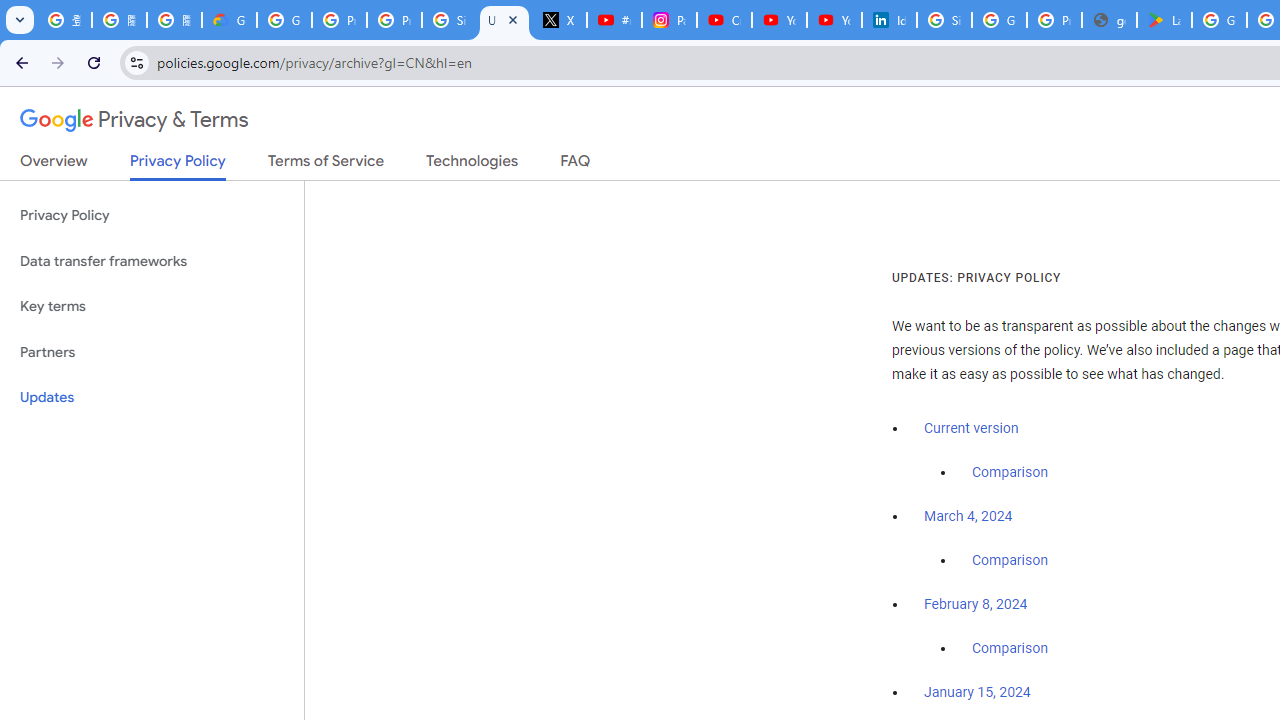 This screenshot has width=1280, height=720. Describe the element at coordinates (560, 20) in the screenshot. I see `'X'` at that location.